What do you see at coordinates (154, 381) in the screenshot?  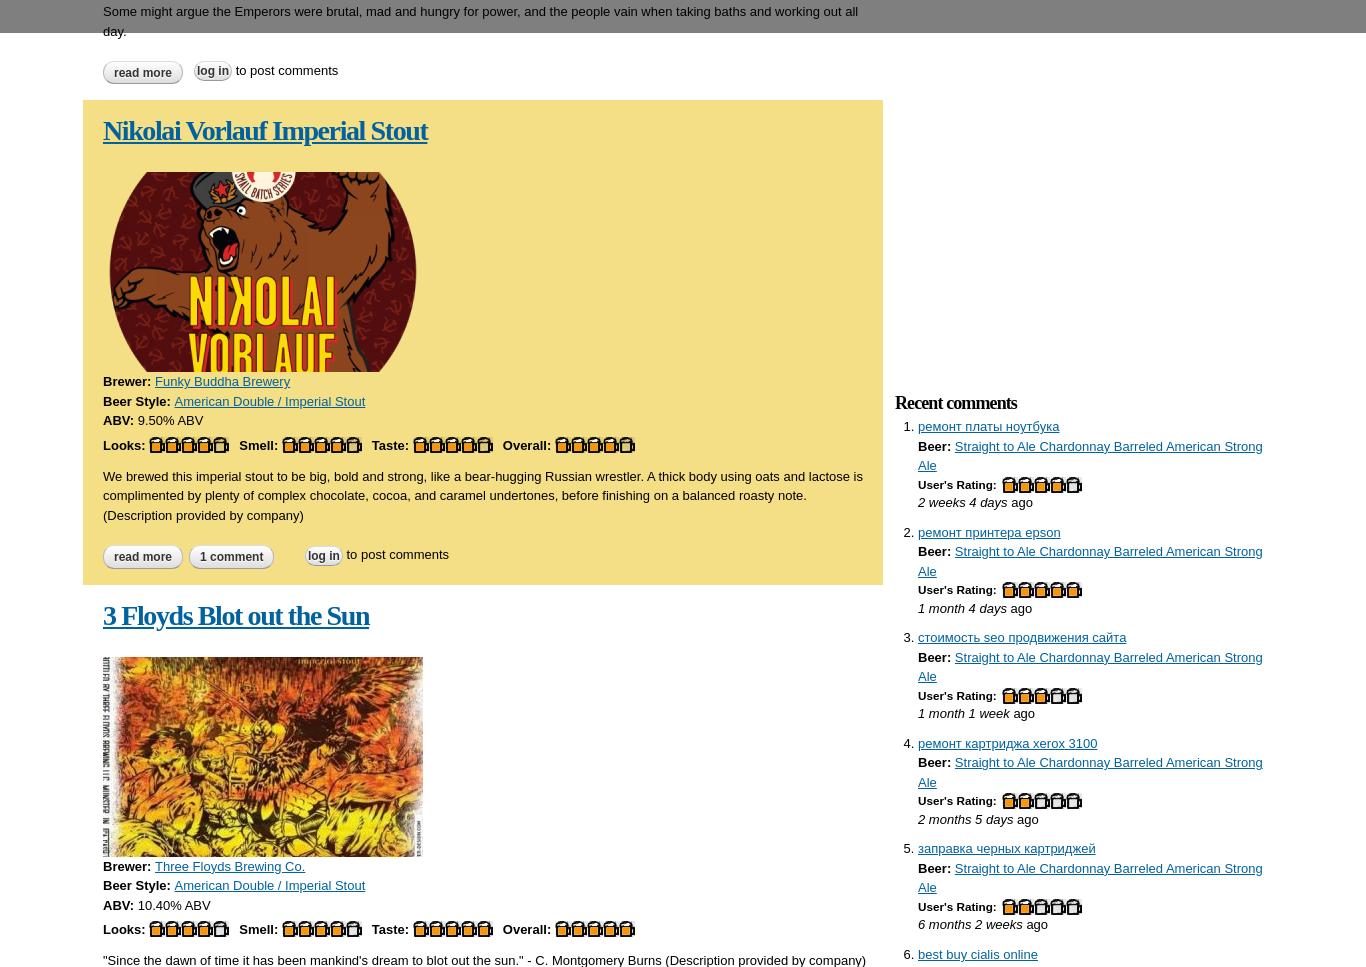 I see `'Funky Buddha Brewery'` at bounding box center [154, 381].